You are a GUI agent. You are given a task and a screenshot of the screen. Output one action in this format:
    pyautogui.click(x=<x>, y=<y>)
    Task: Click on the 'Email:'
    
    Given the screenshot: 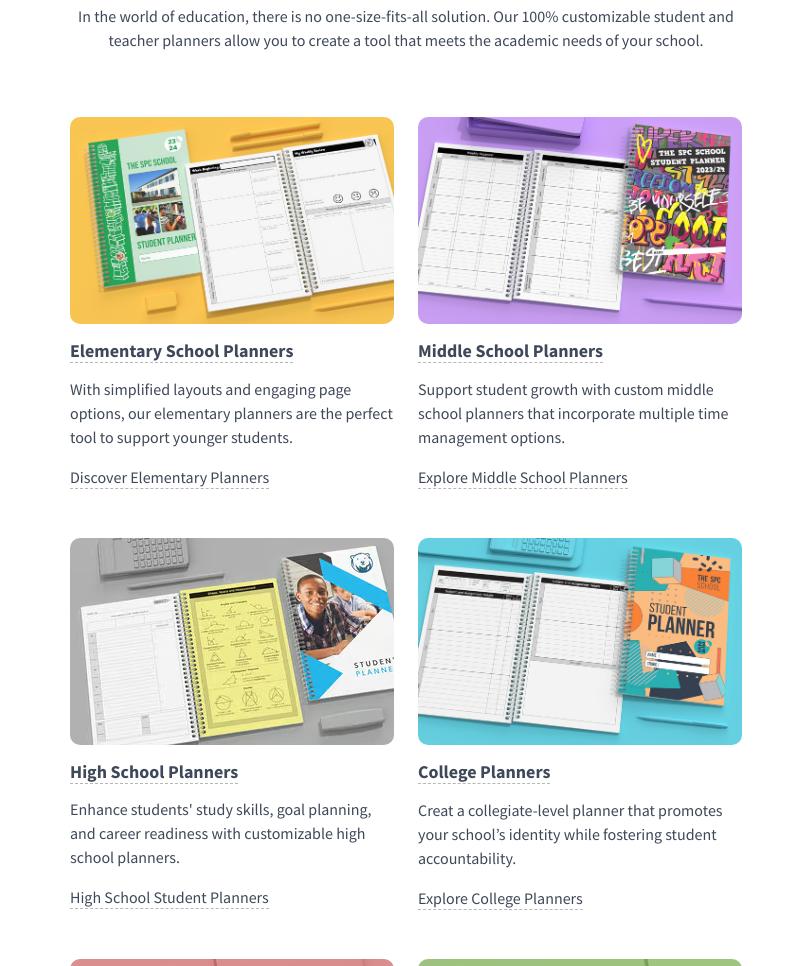 What is the action you would take?
    pyautogui.click(x=77, y=354)
    